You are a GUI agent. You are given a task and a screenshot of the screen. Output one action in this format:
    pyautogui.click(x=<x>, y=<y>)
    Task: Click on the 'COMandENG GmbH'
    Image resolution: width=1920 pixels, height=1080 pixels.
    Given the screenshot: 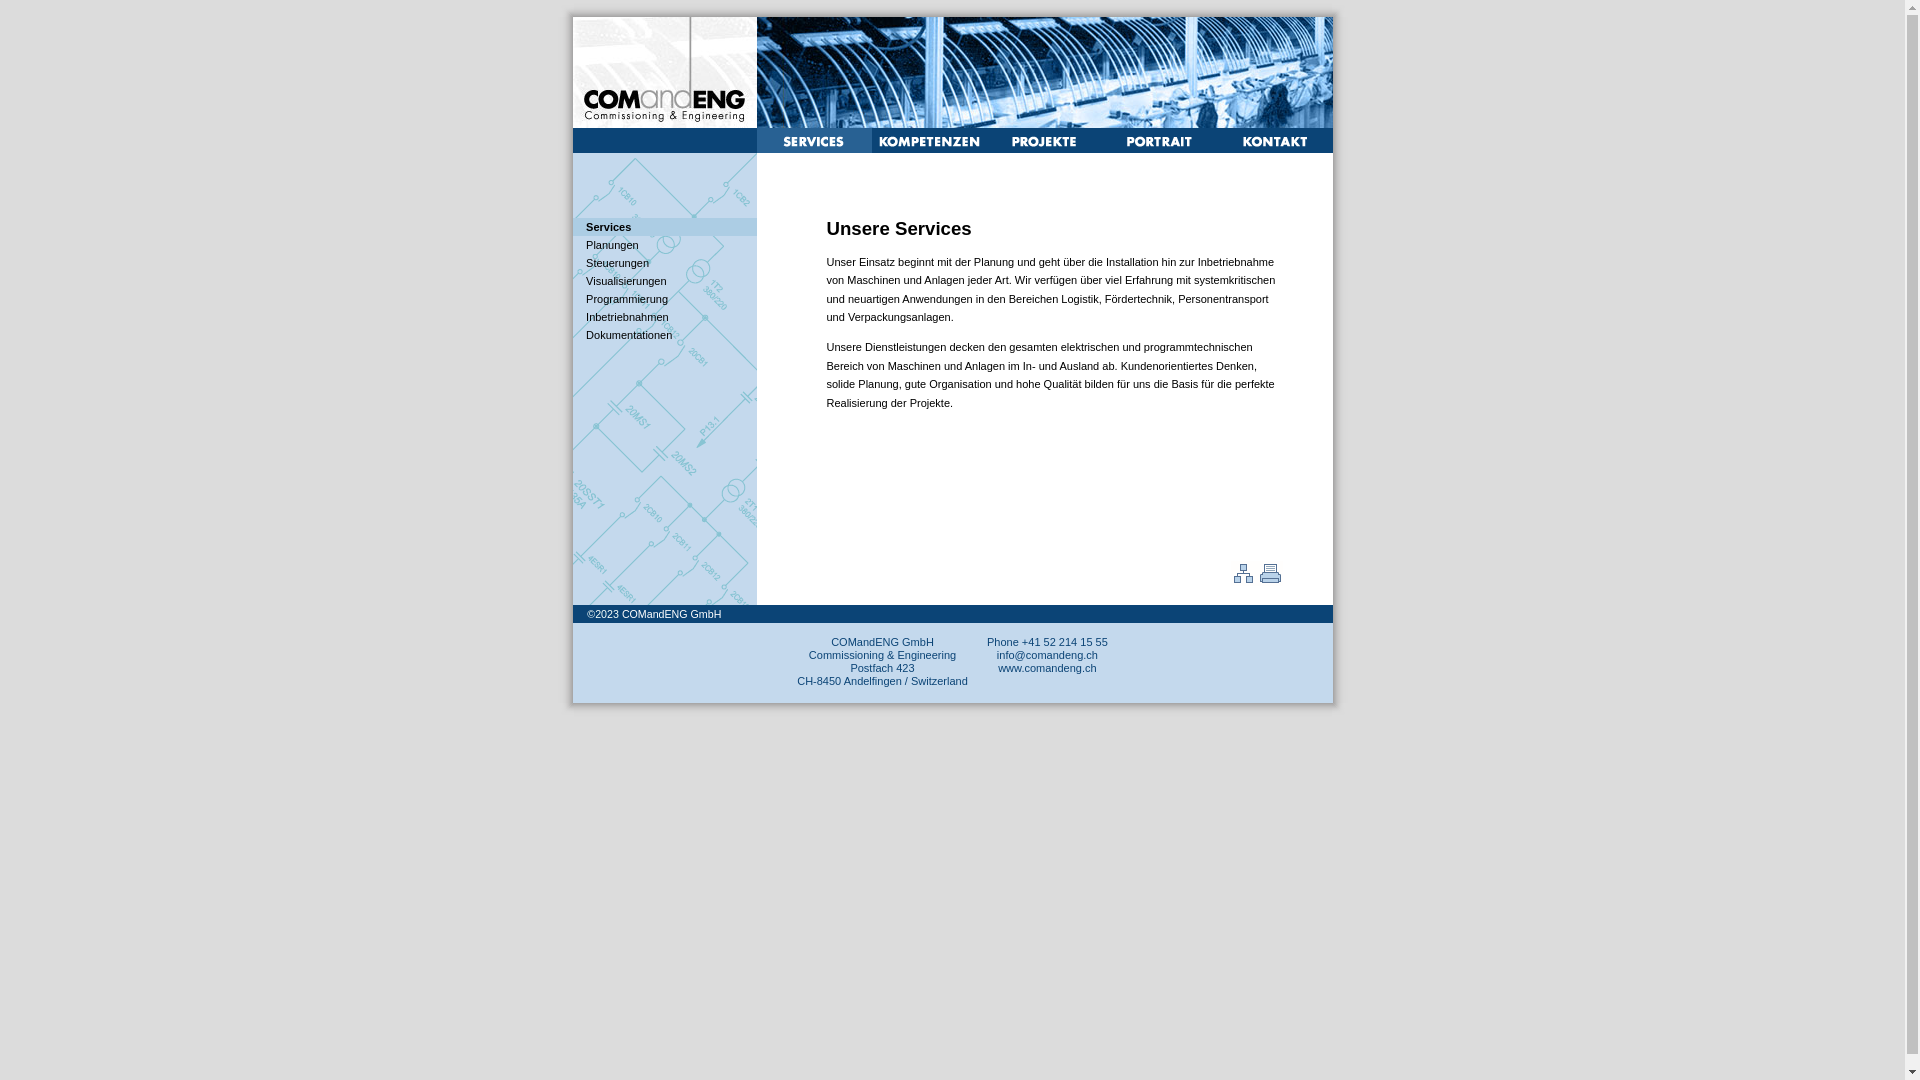 What is the action you would take?
    pyautogui.click(x=671, y=612)
    